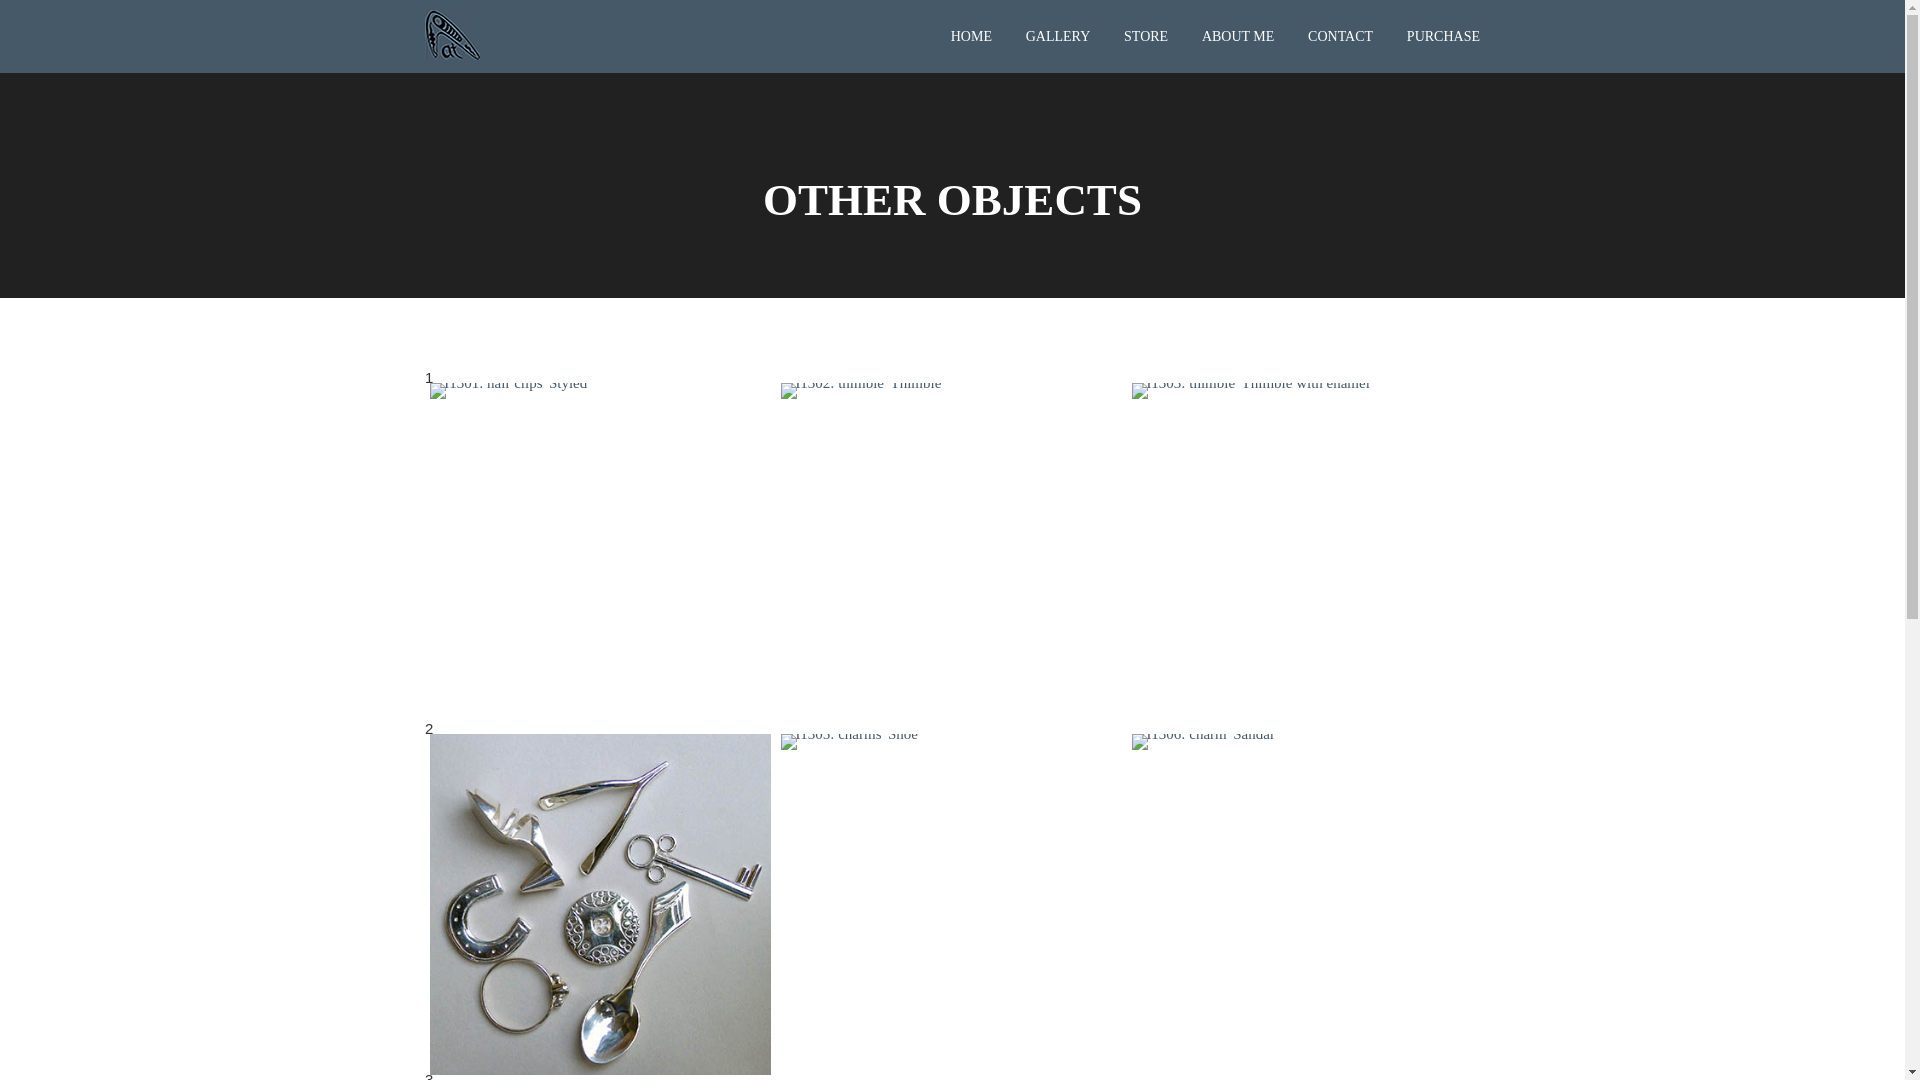 Image resolution: width=1920 pixels, height=1080 pixels. What do you see at coordinates (1292, 35) in the screenshot?
I see `'CONTACT'` at bounding box center [1292, 35].